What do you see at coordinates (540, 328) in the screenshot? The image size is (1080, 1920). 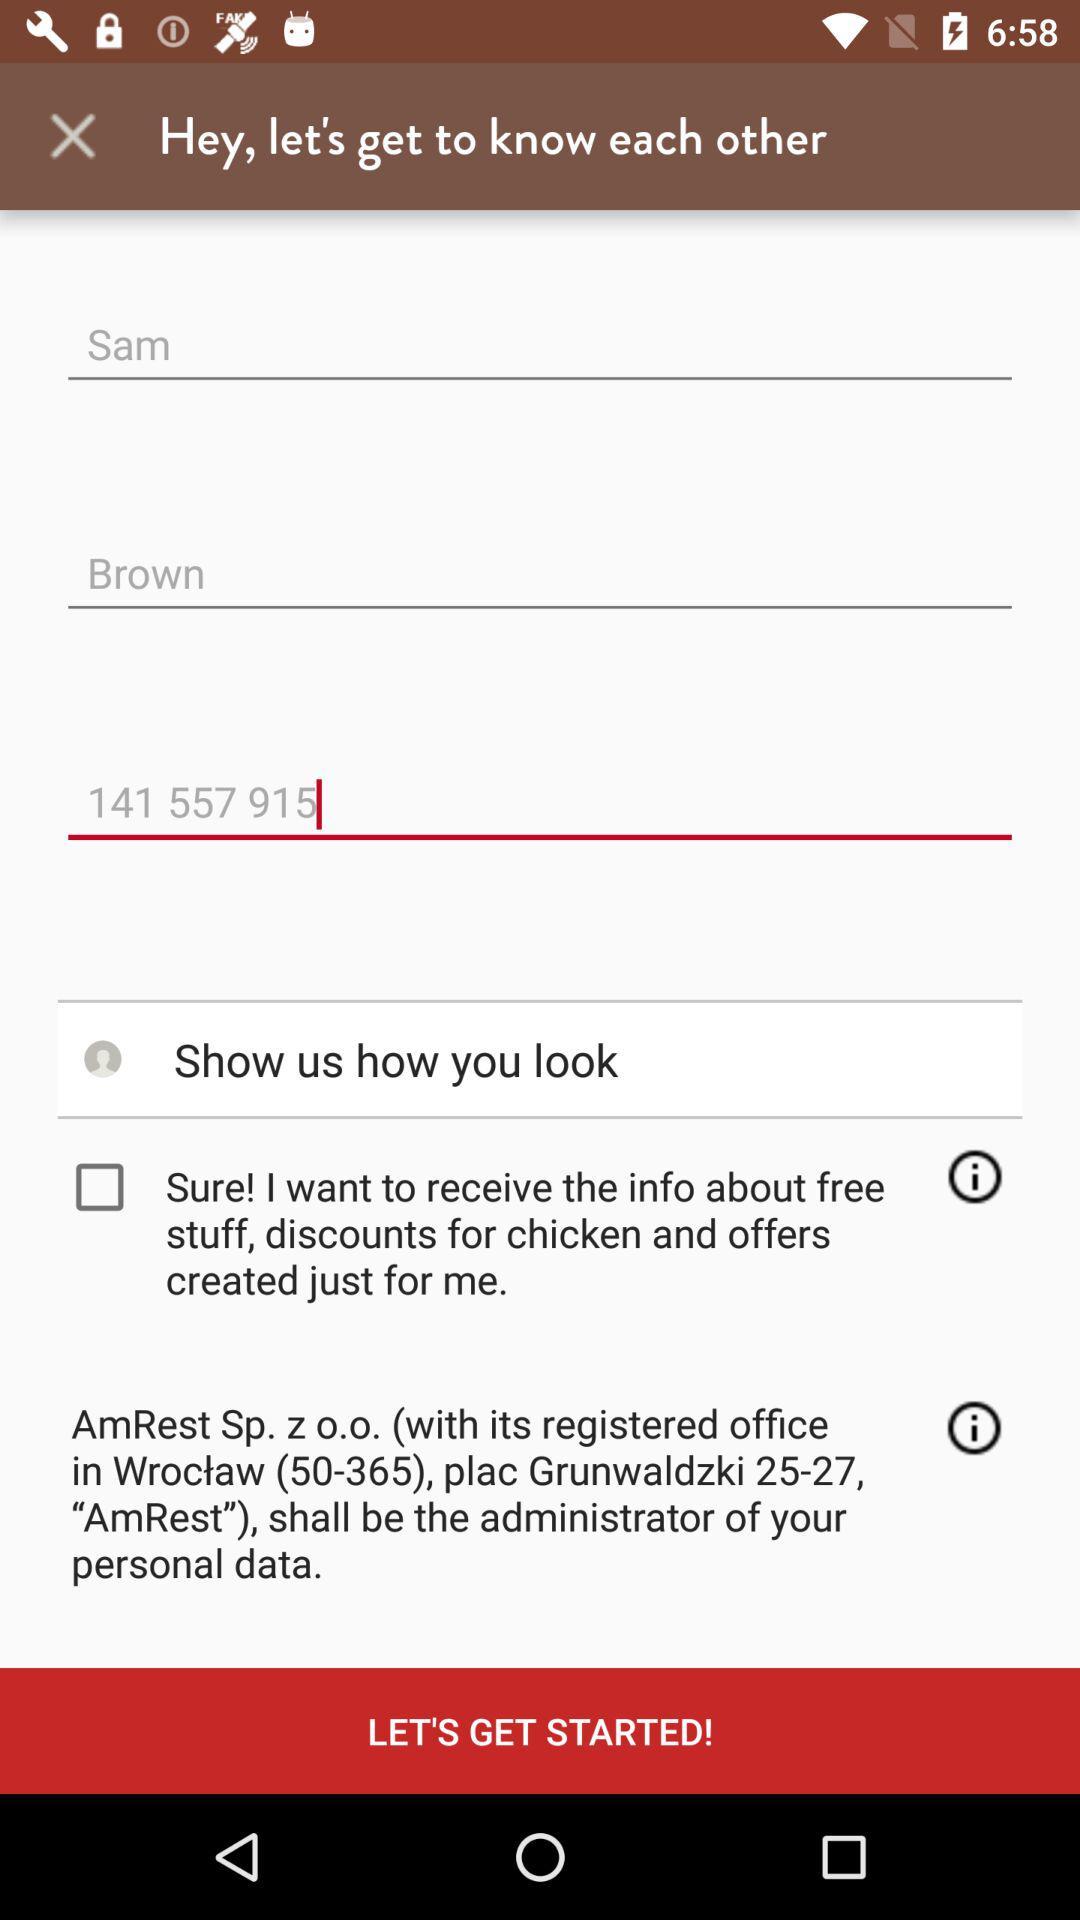 I see `icon above the brown` at bounding box center [540, 328].